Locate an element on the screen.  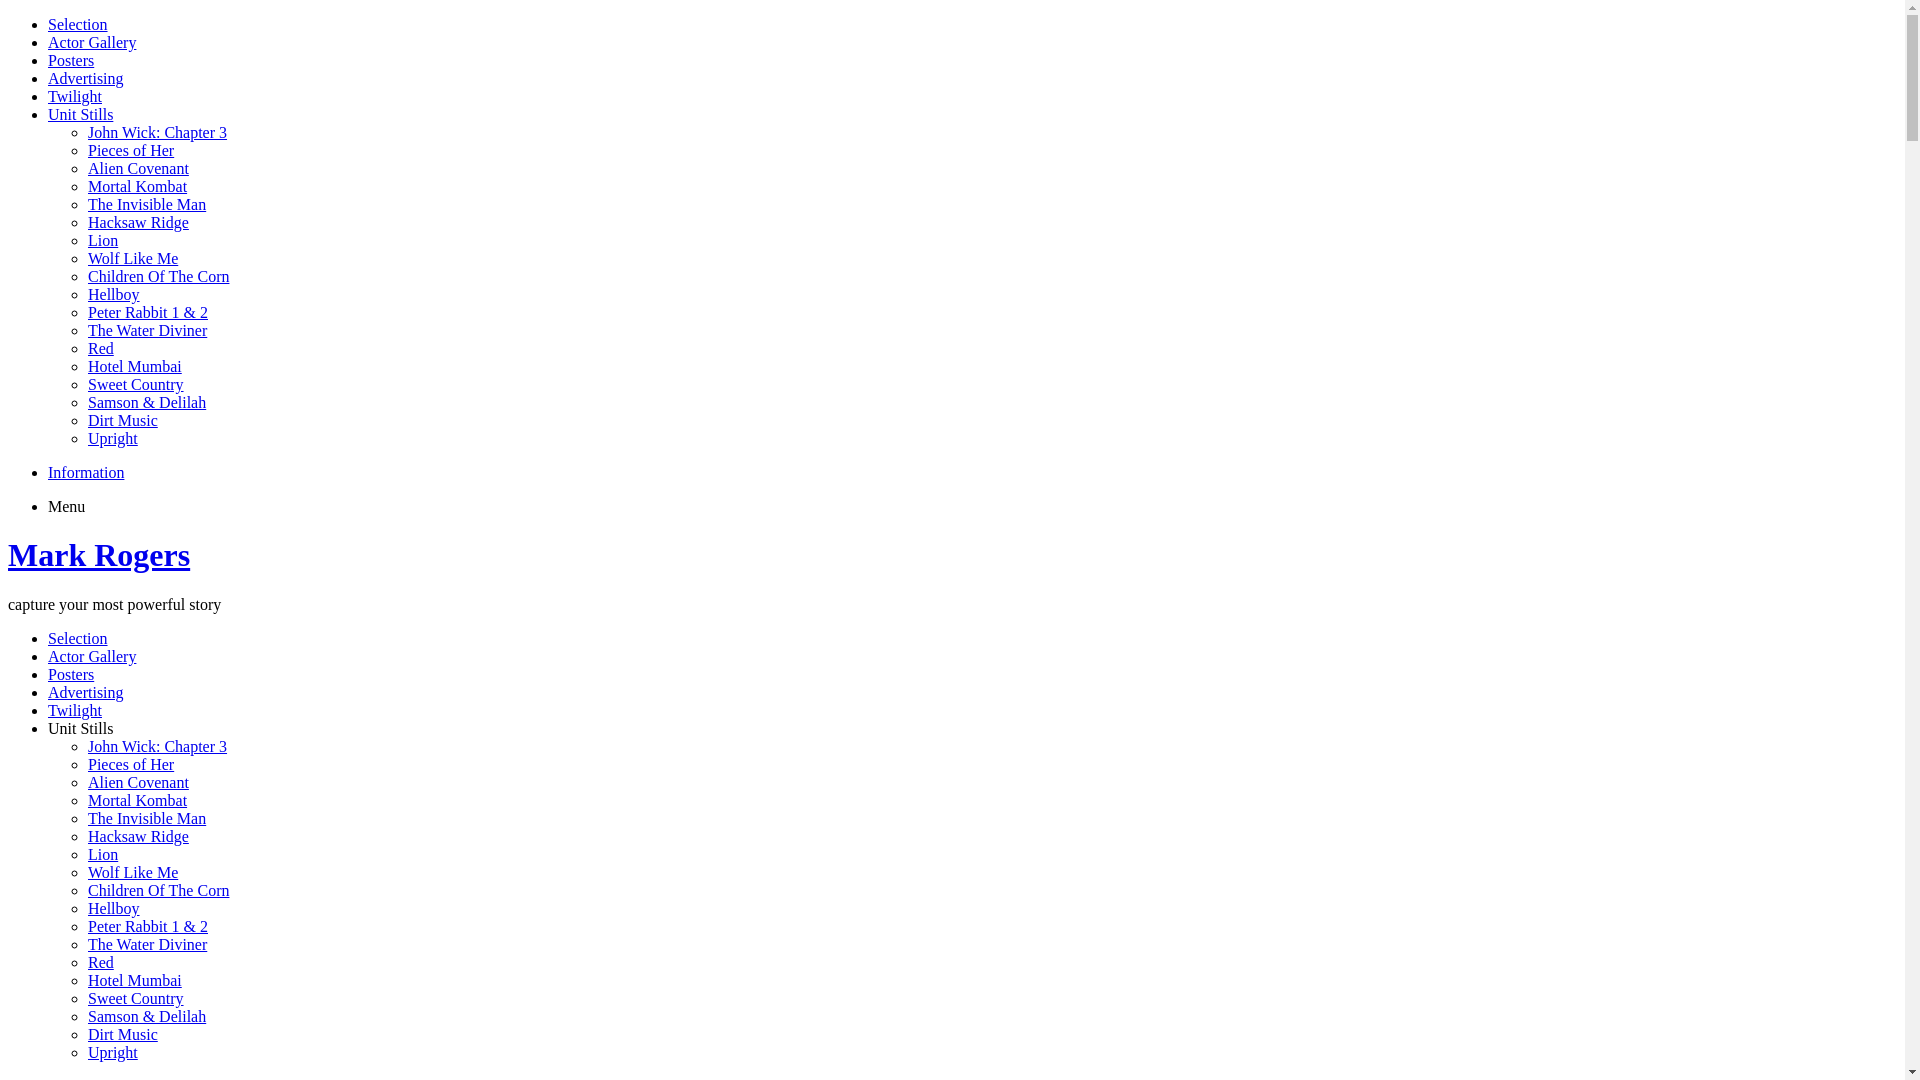
'Information' is located at coordinates (85, 472).